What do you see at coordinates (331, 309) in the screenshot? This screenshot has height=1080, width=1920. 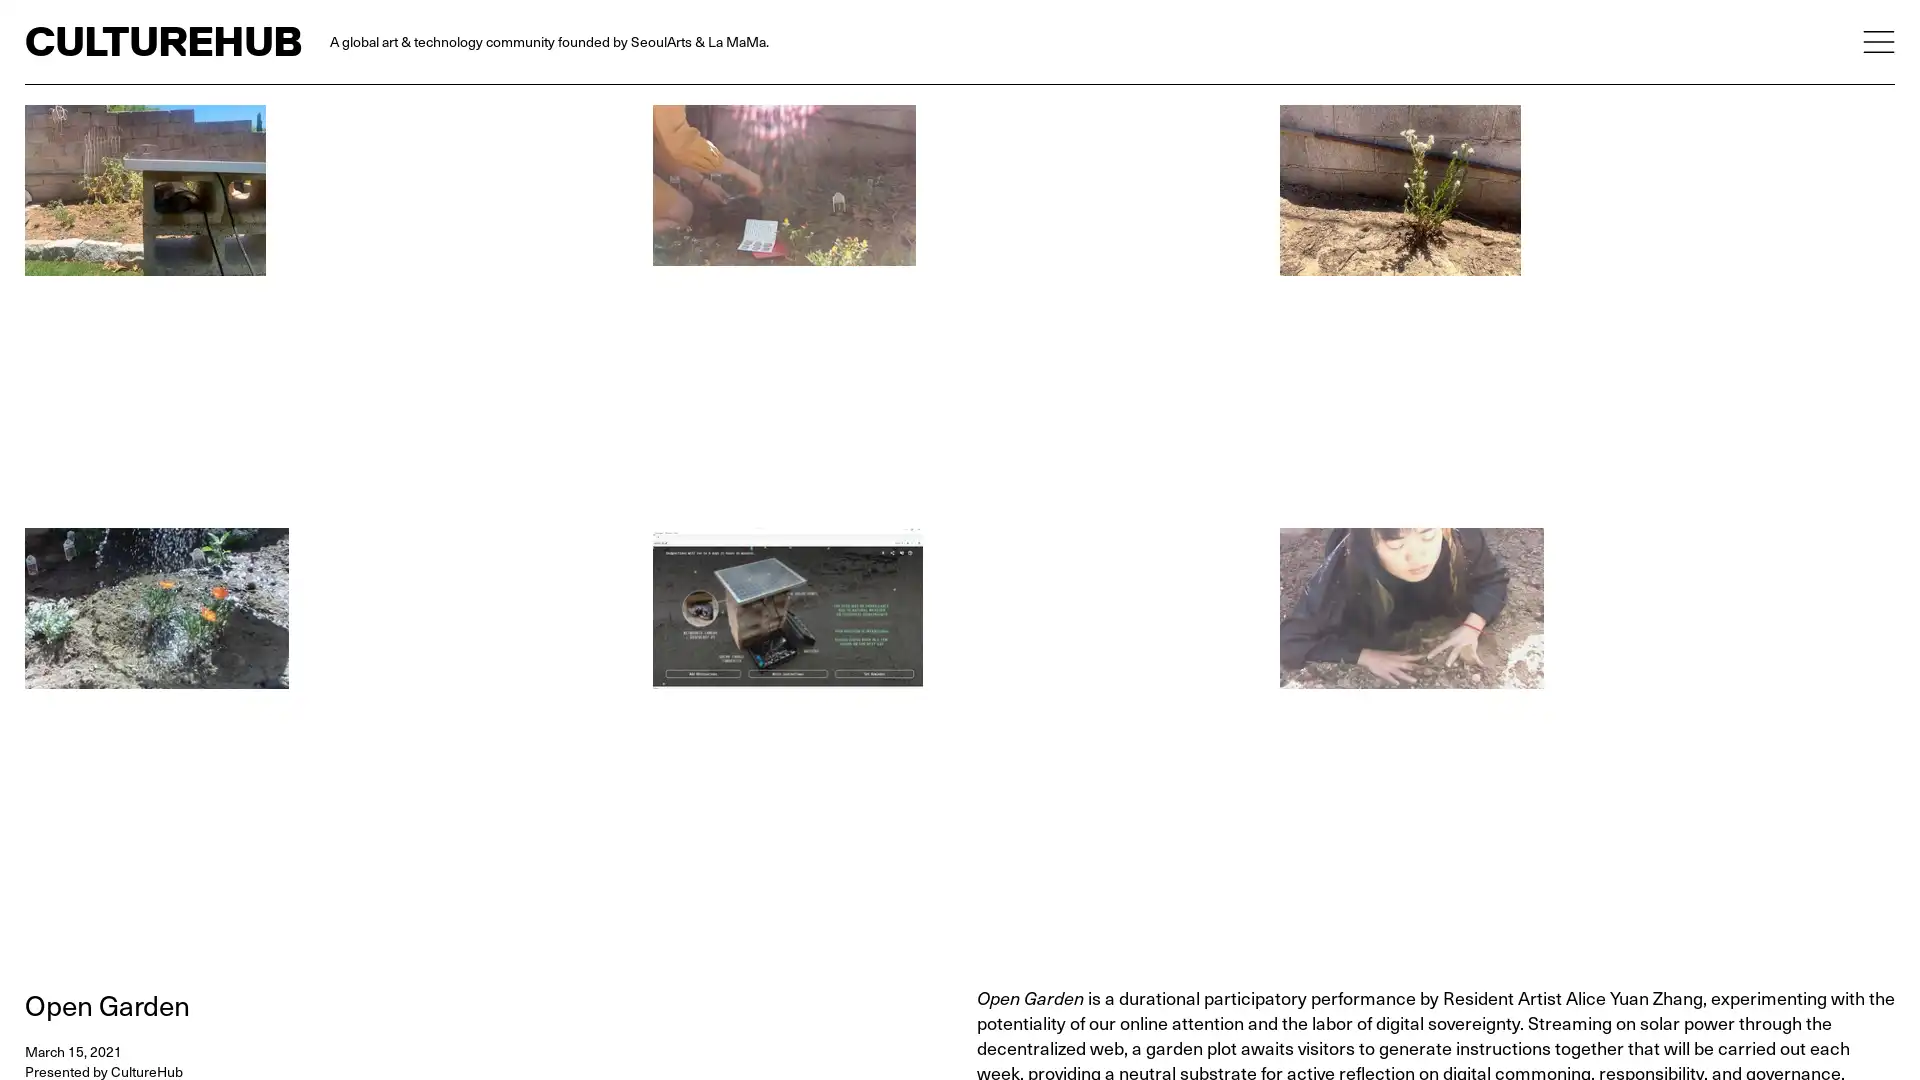 I see `View fullsize Photo 2 of Open Garden from Week 15 (06.24).jpg` at bounding box center [331, 309].